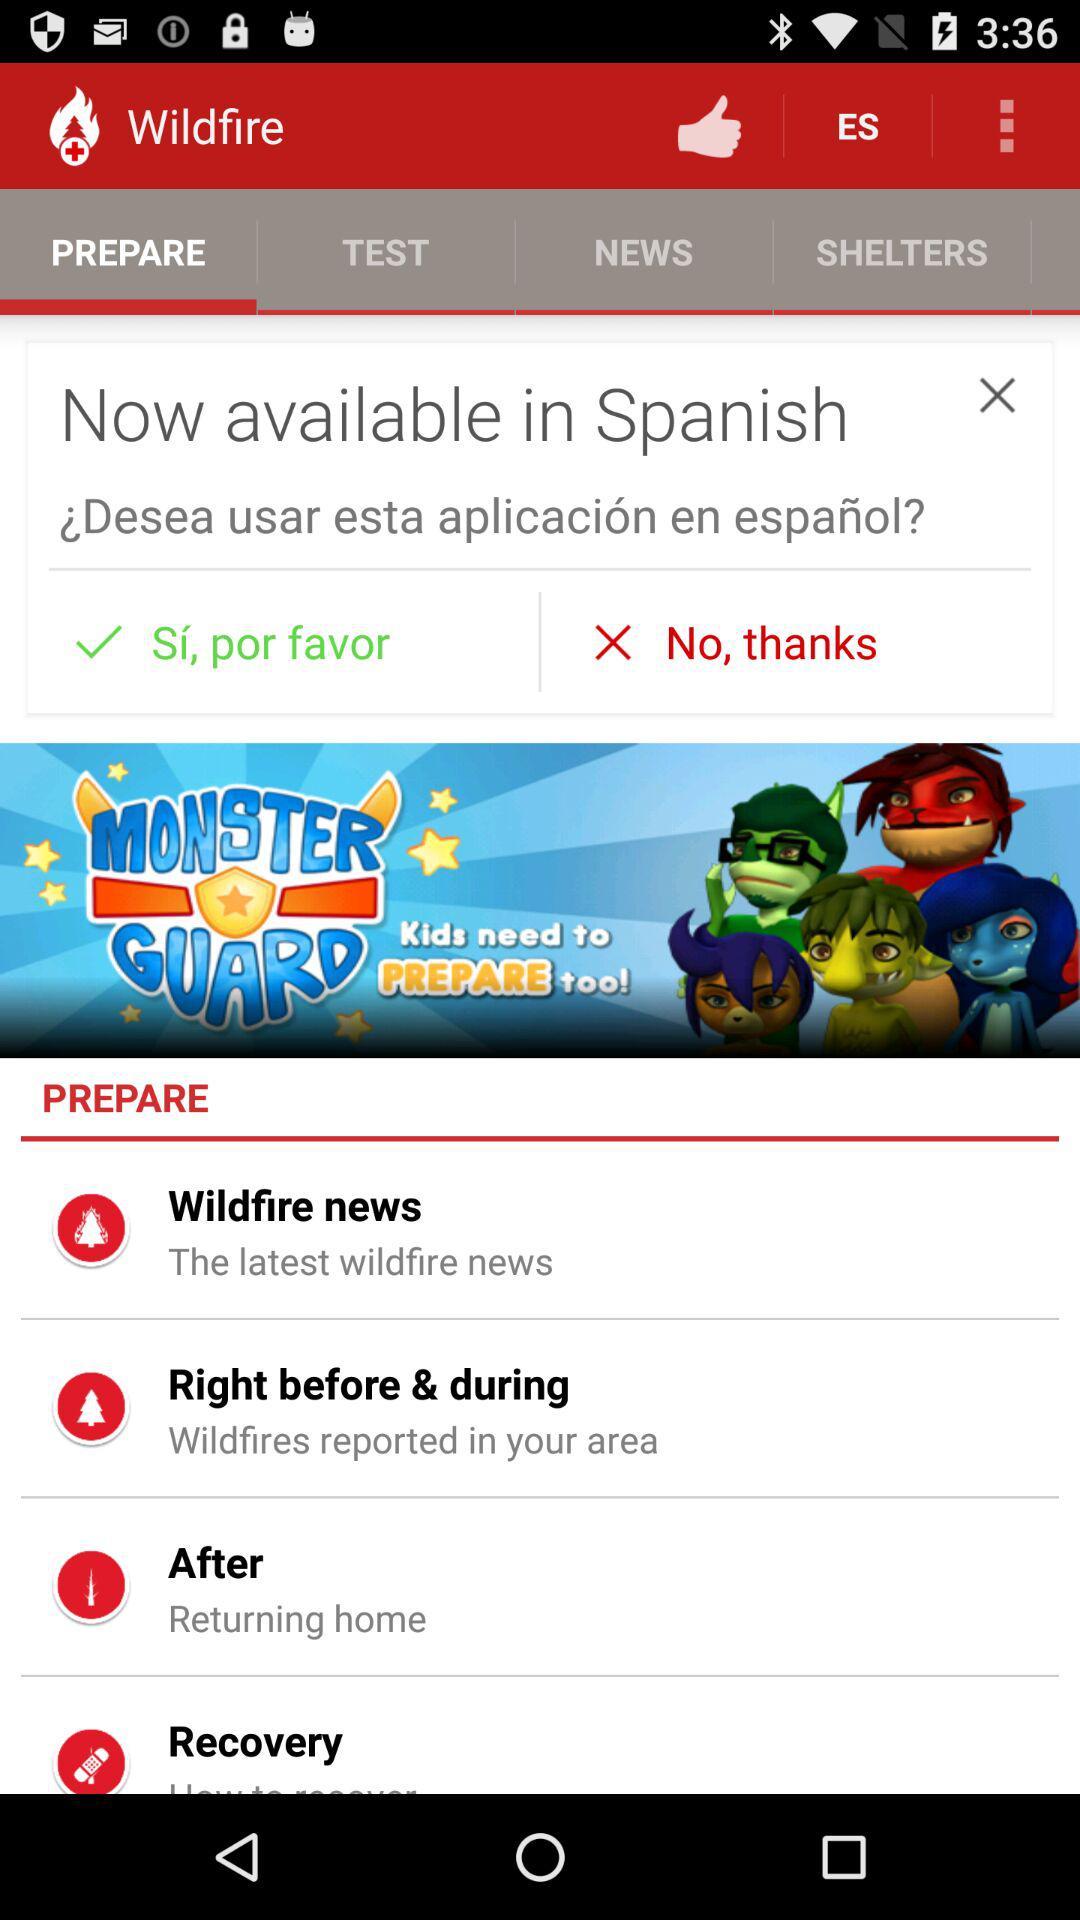 The height and width of the screenshot is (1920, 1080). I want to click on the icon next to the es item, so click(708, 124).